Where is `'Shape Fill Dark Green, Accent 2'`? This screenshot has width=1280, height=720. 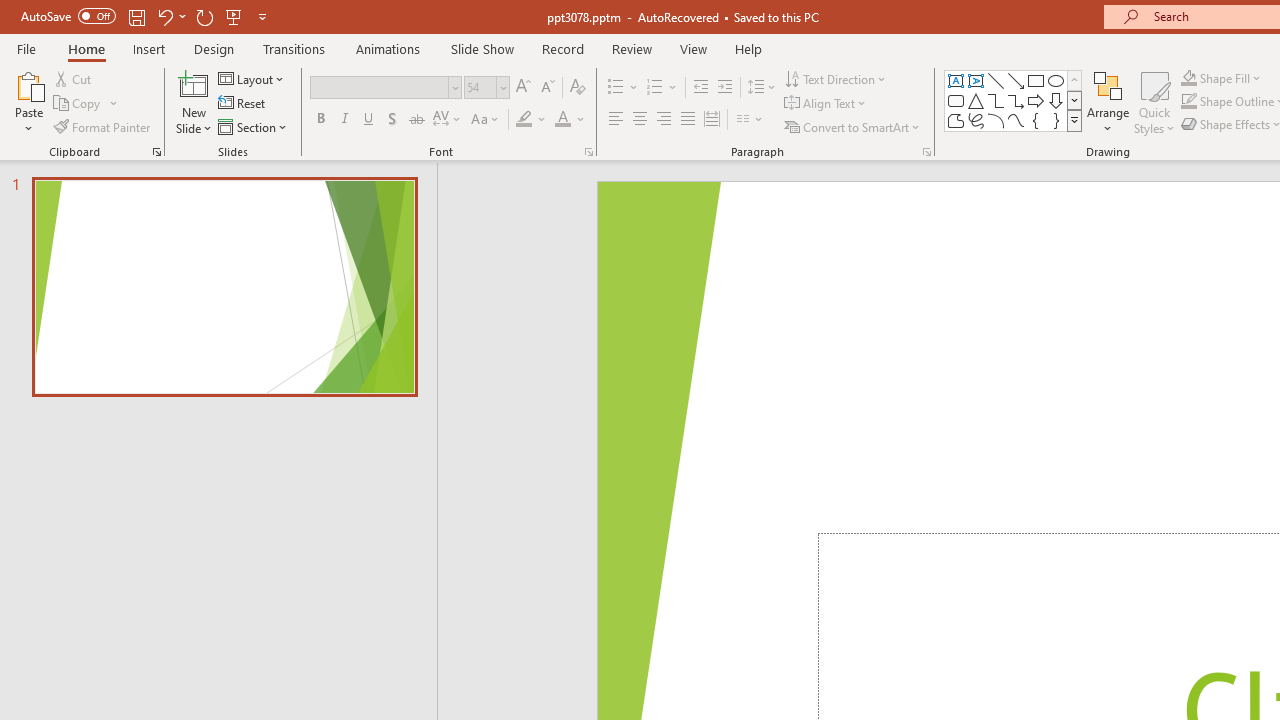 'Shape Fill Dark Green, Accent 2' is located at coordinates (1189, 77).